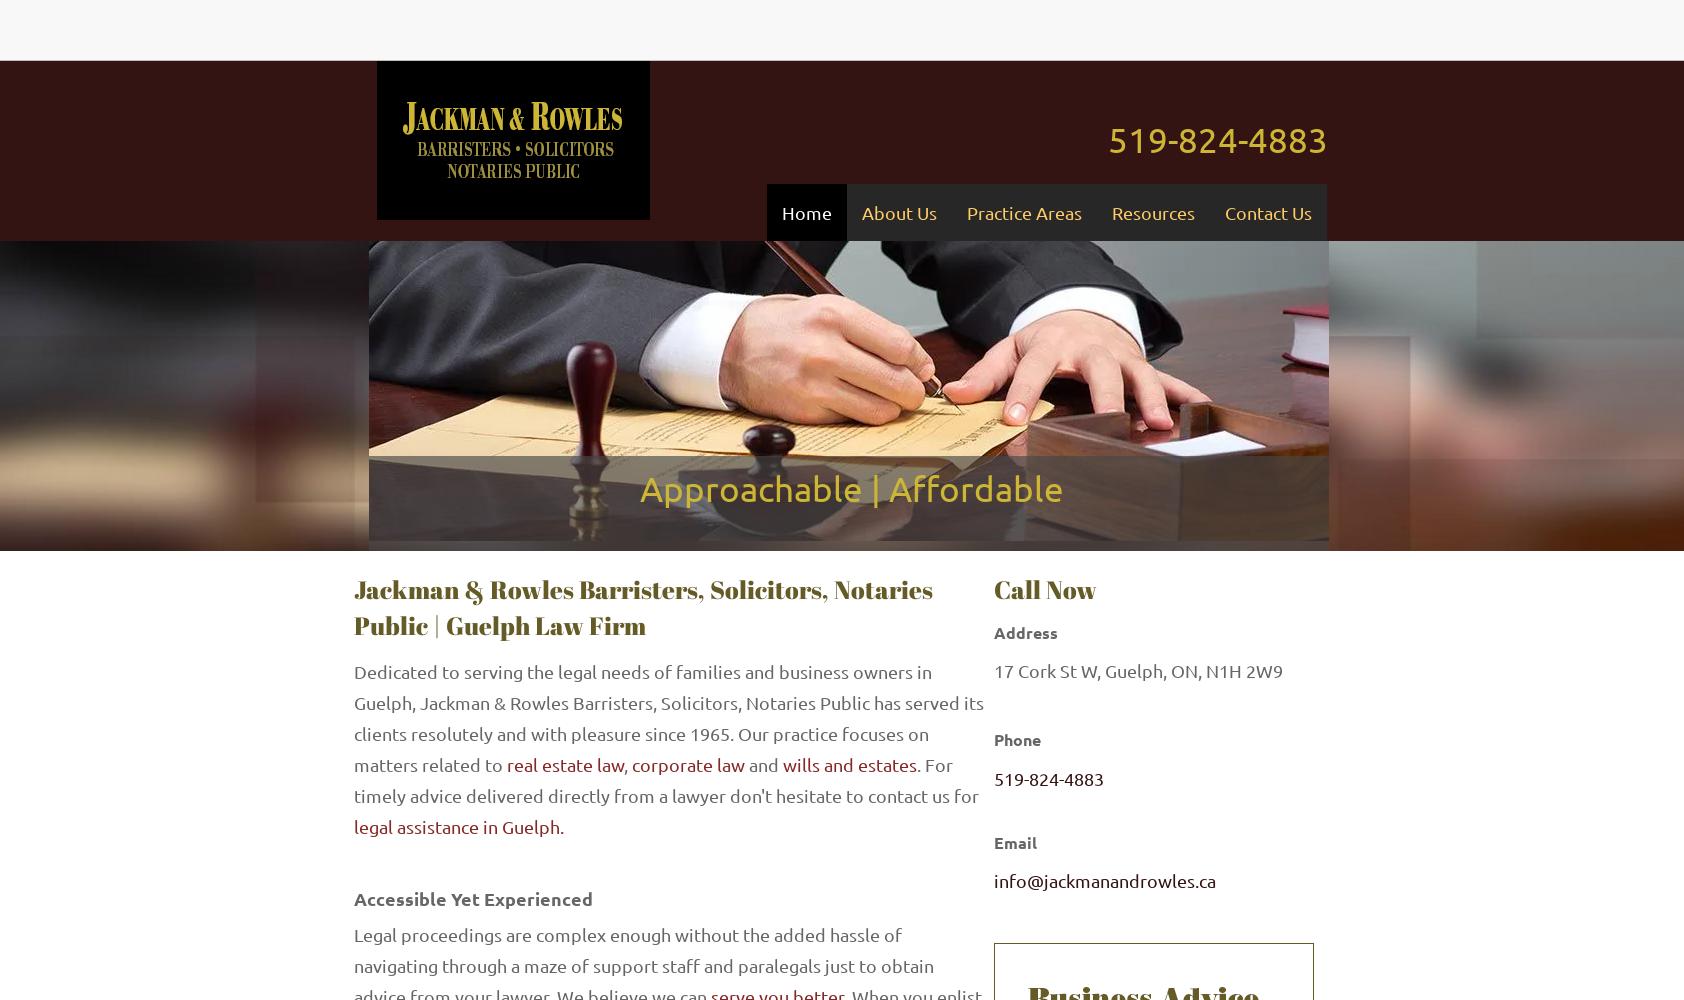 The width and height of the screenshot is (1684, 1000). Describe the element at coordinates (643, 606) in the screenshot. I see `'Jackman & Rowles Barristers, Solicitors, Notaries Public | Guelph Law Firm'` at that location.